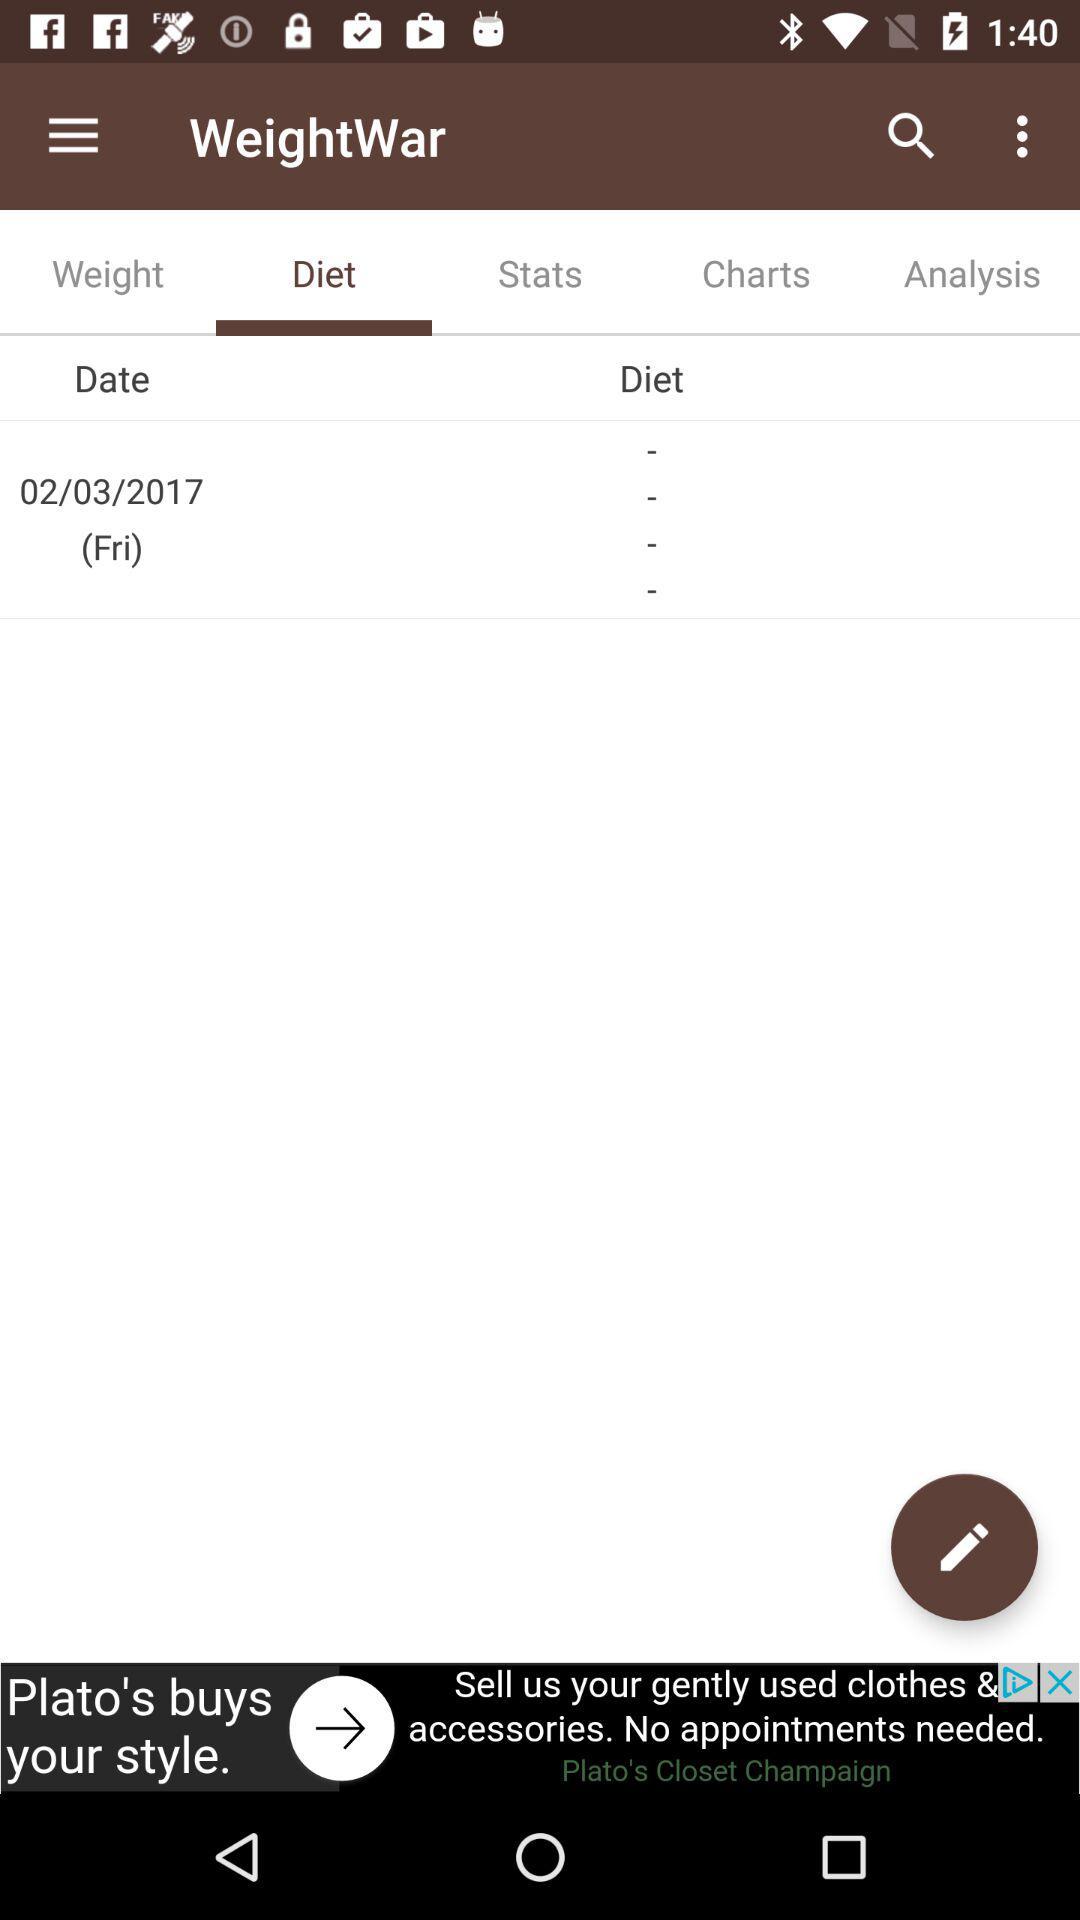 This screenshot has height=1920, width=1080. I want to click on the tab next to diet, so click(540, 272).